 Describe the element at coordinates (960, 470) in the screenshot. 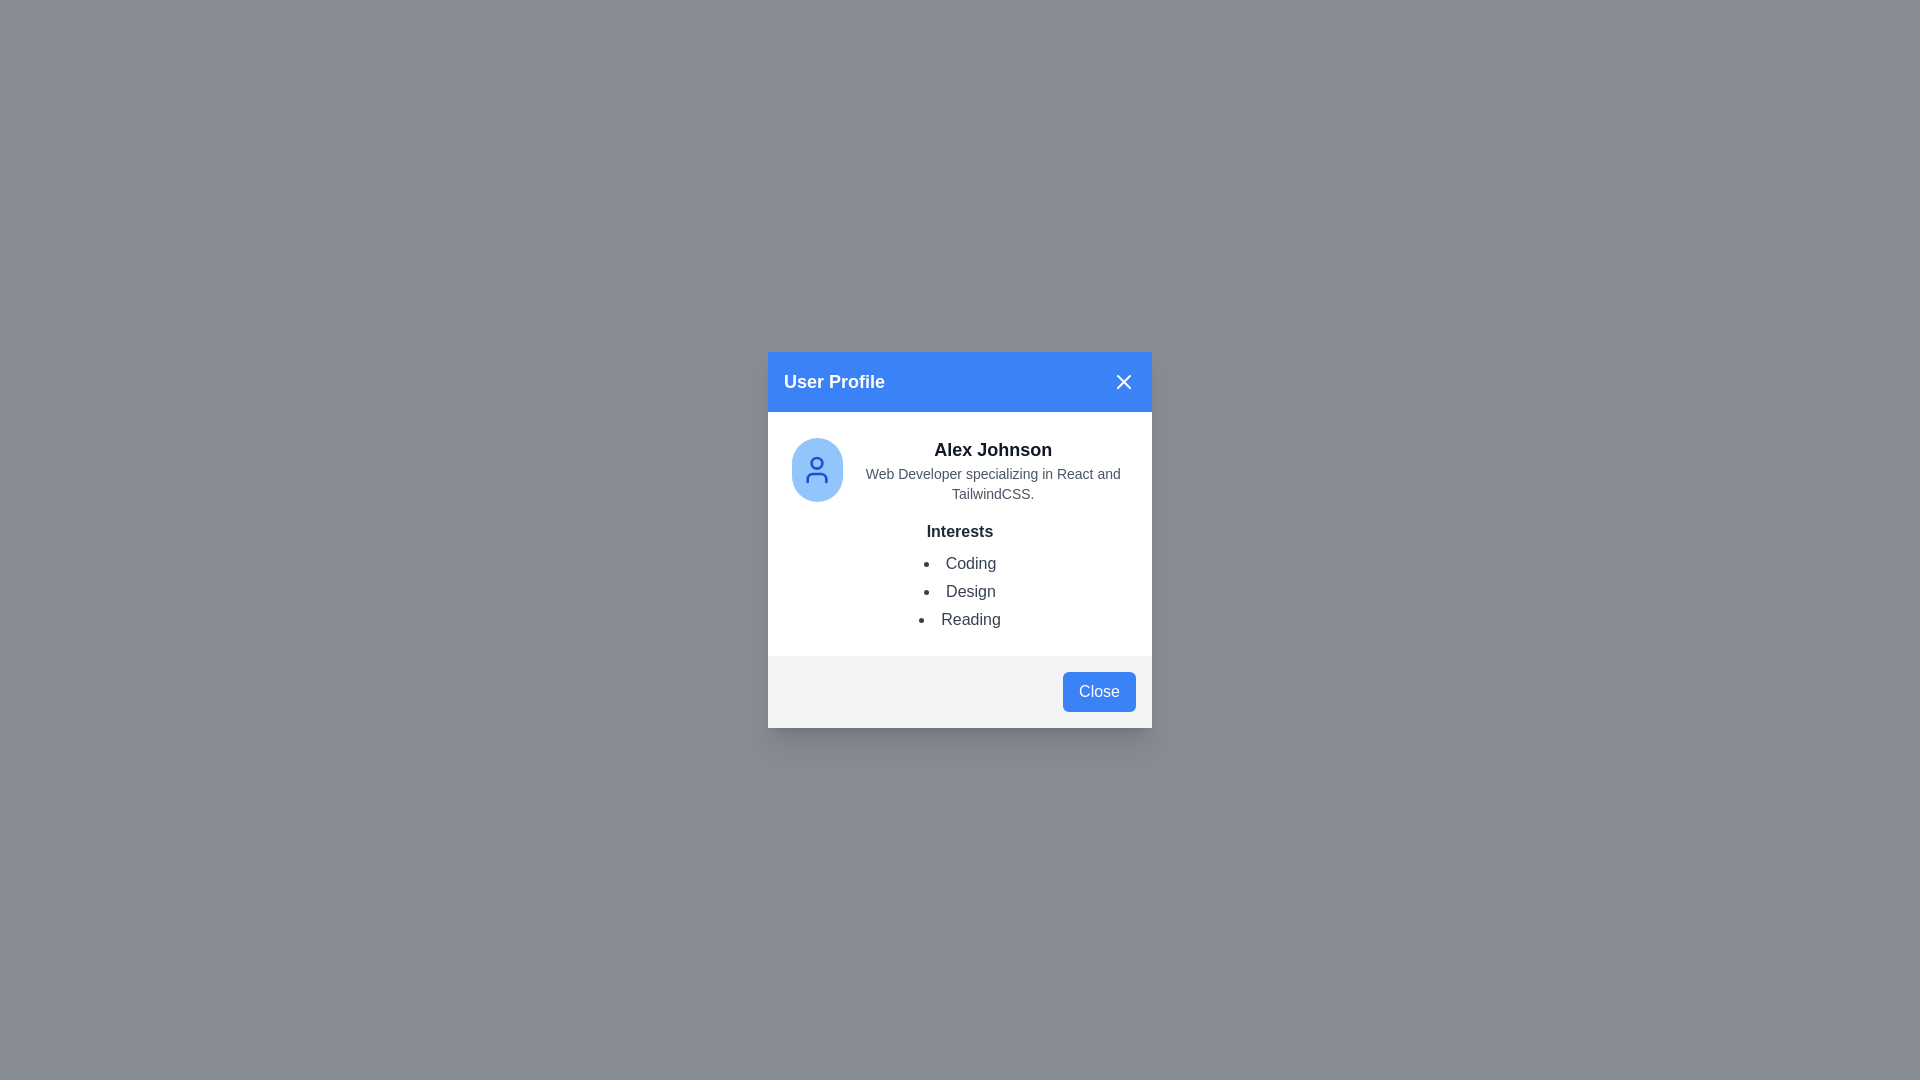

I see `the Profile Information Section text` at that location.